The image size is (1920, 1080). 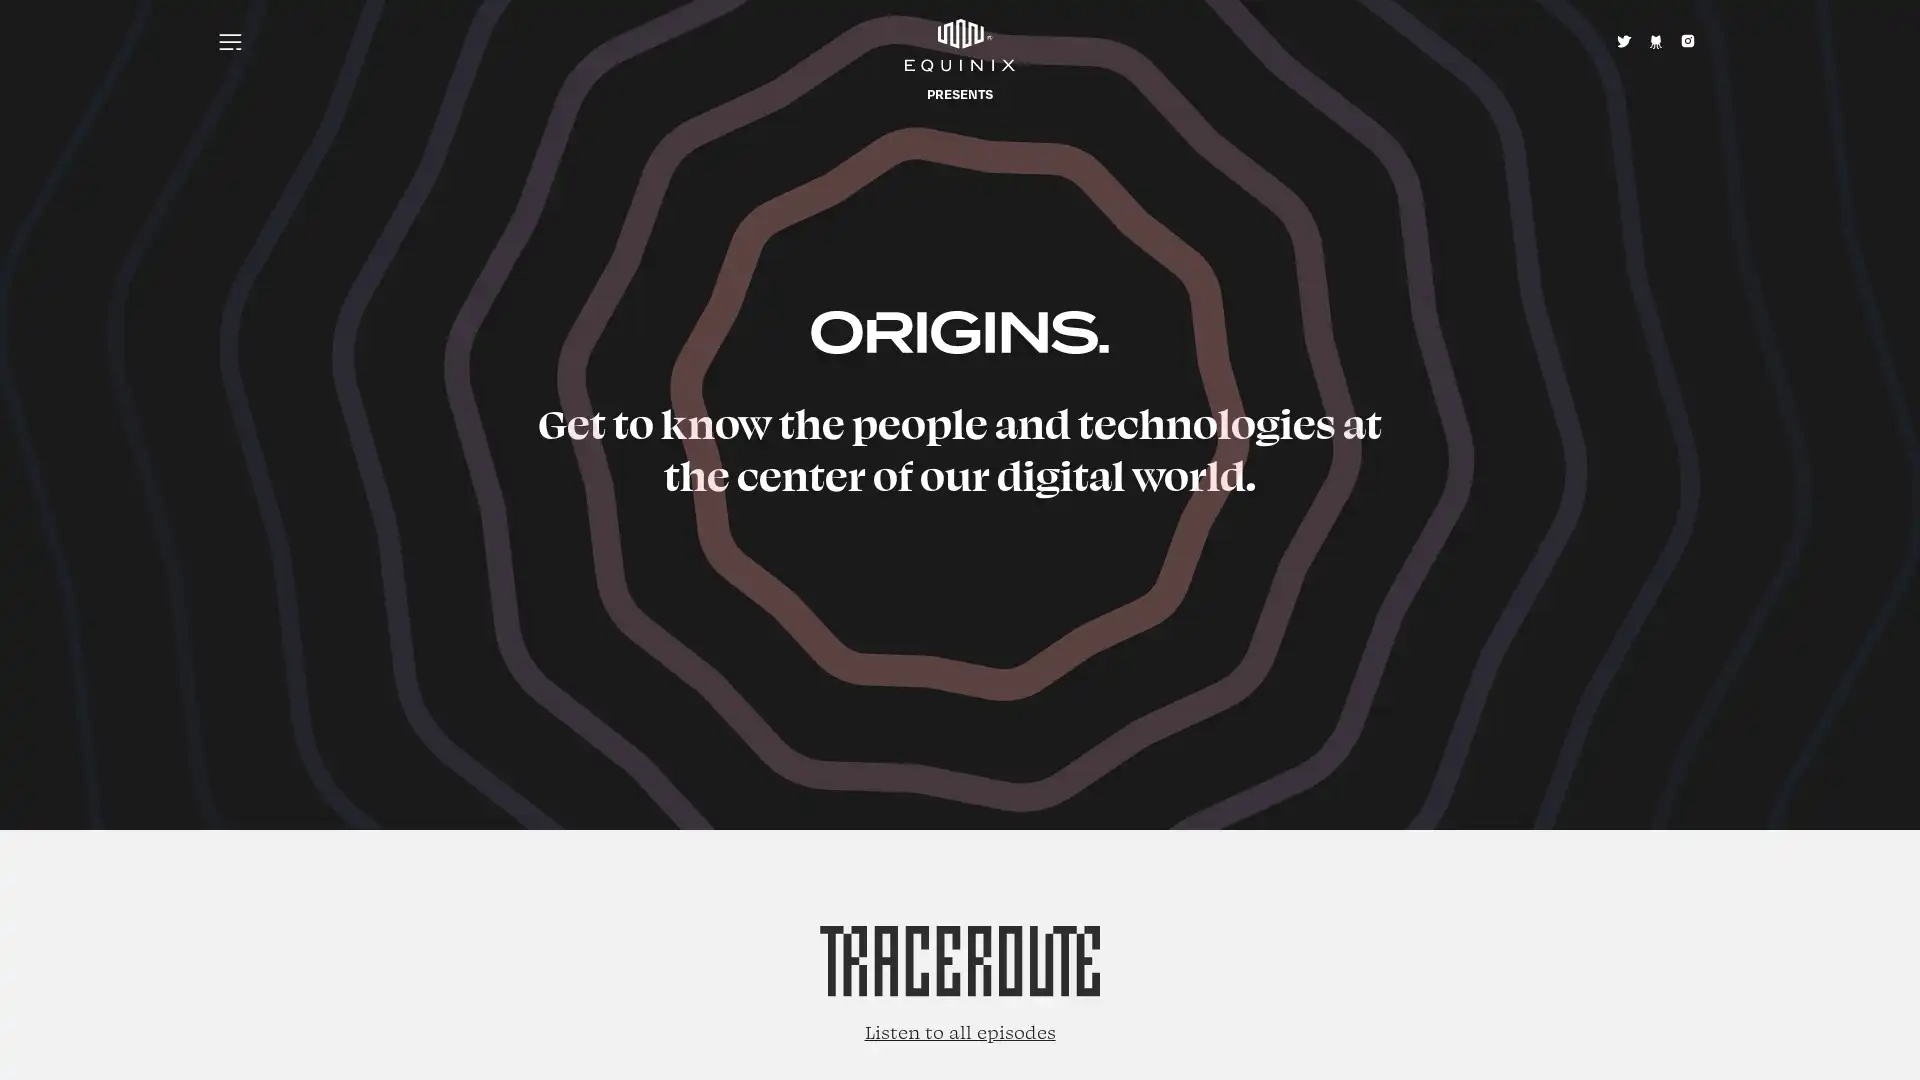 What do you see at coordinates (230, 42) in the screenshot?
I see `Menu icon` at bounding box center [230, 42].